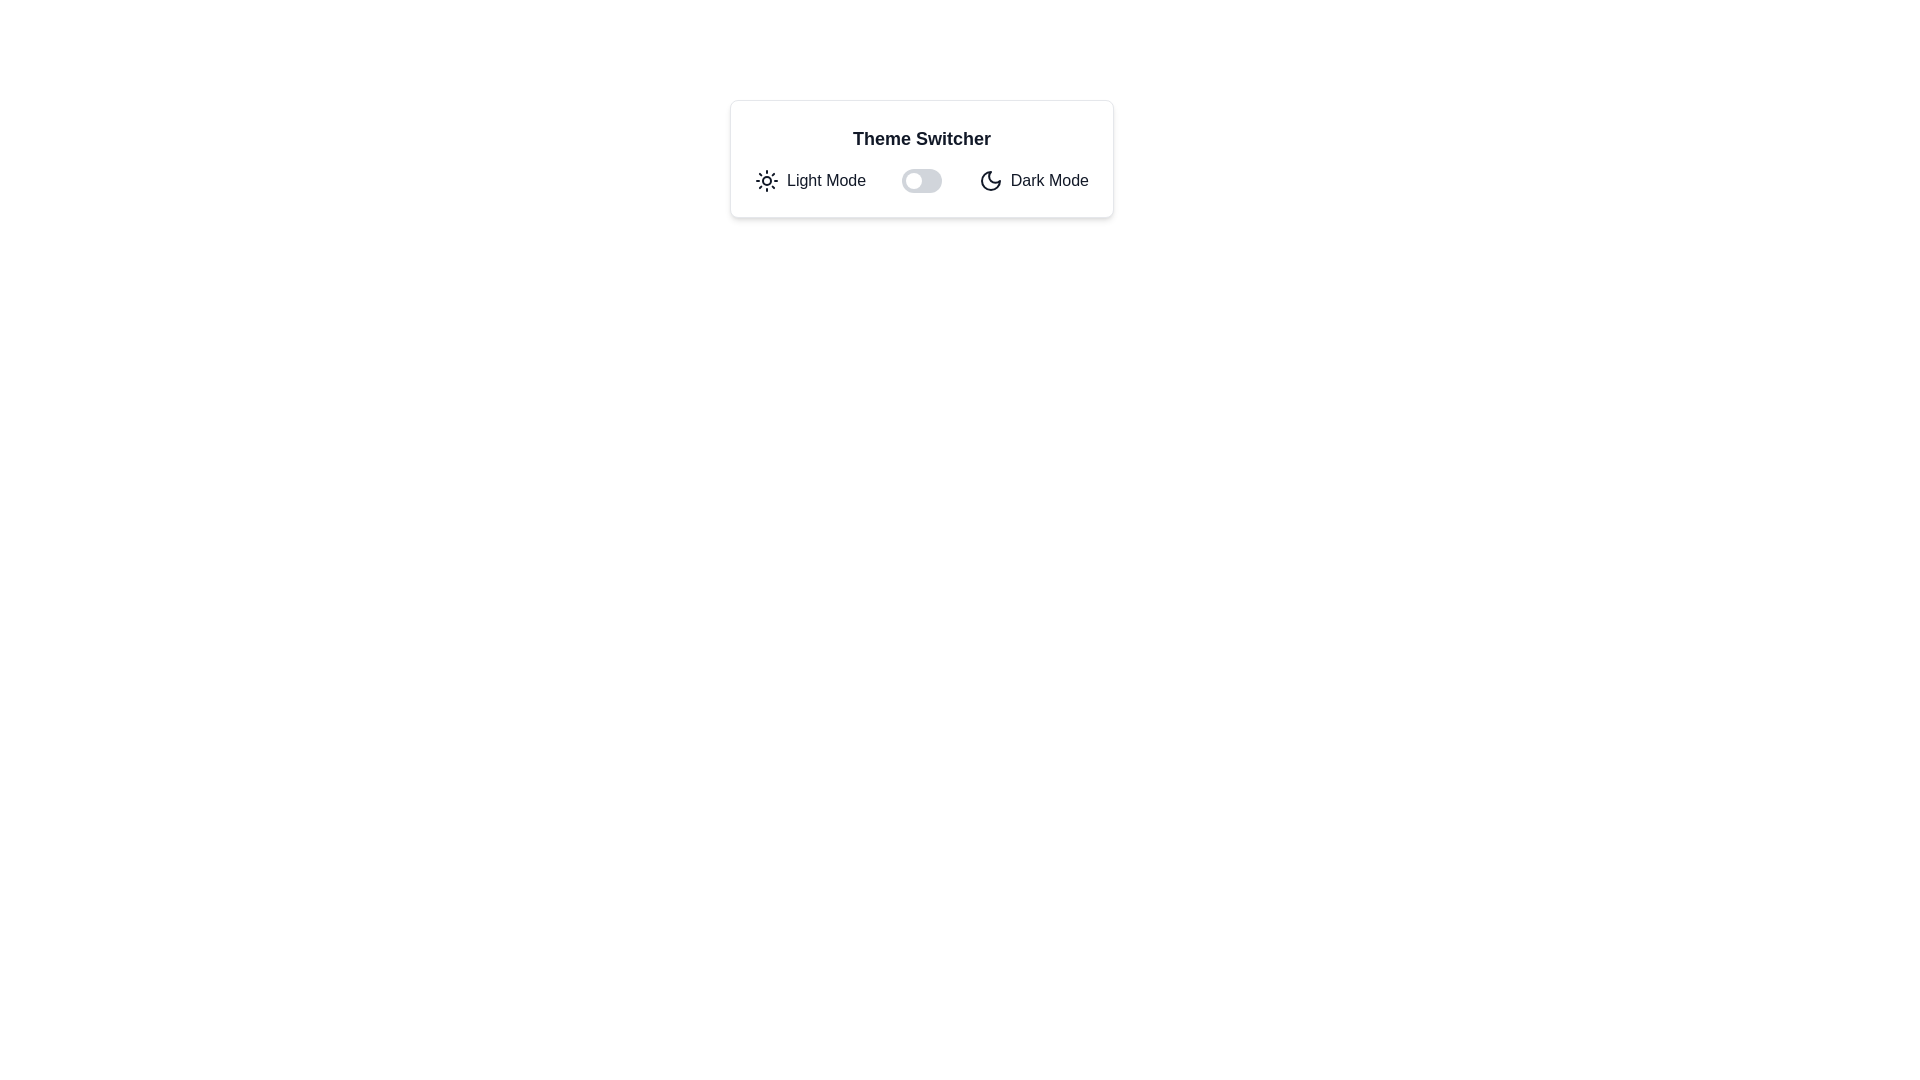 The image size is (1920, 1080). I want to click on the 'Dark Mode' icon in the theme switcher, which is located to the right of the toggle switch and next to the label 'Dark Mode', so click(990, 181).